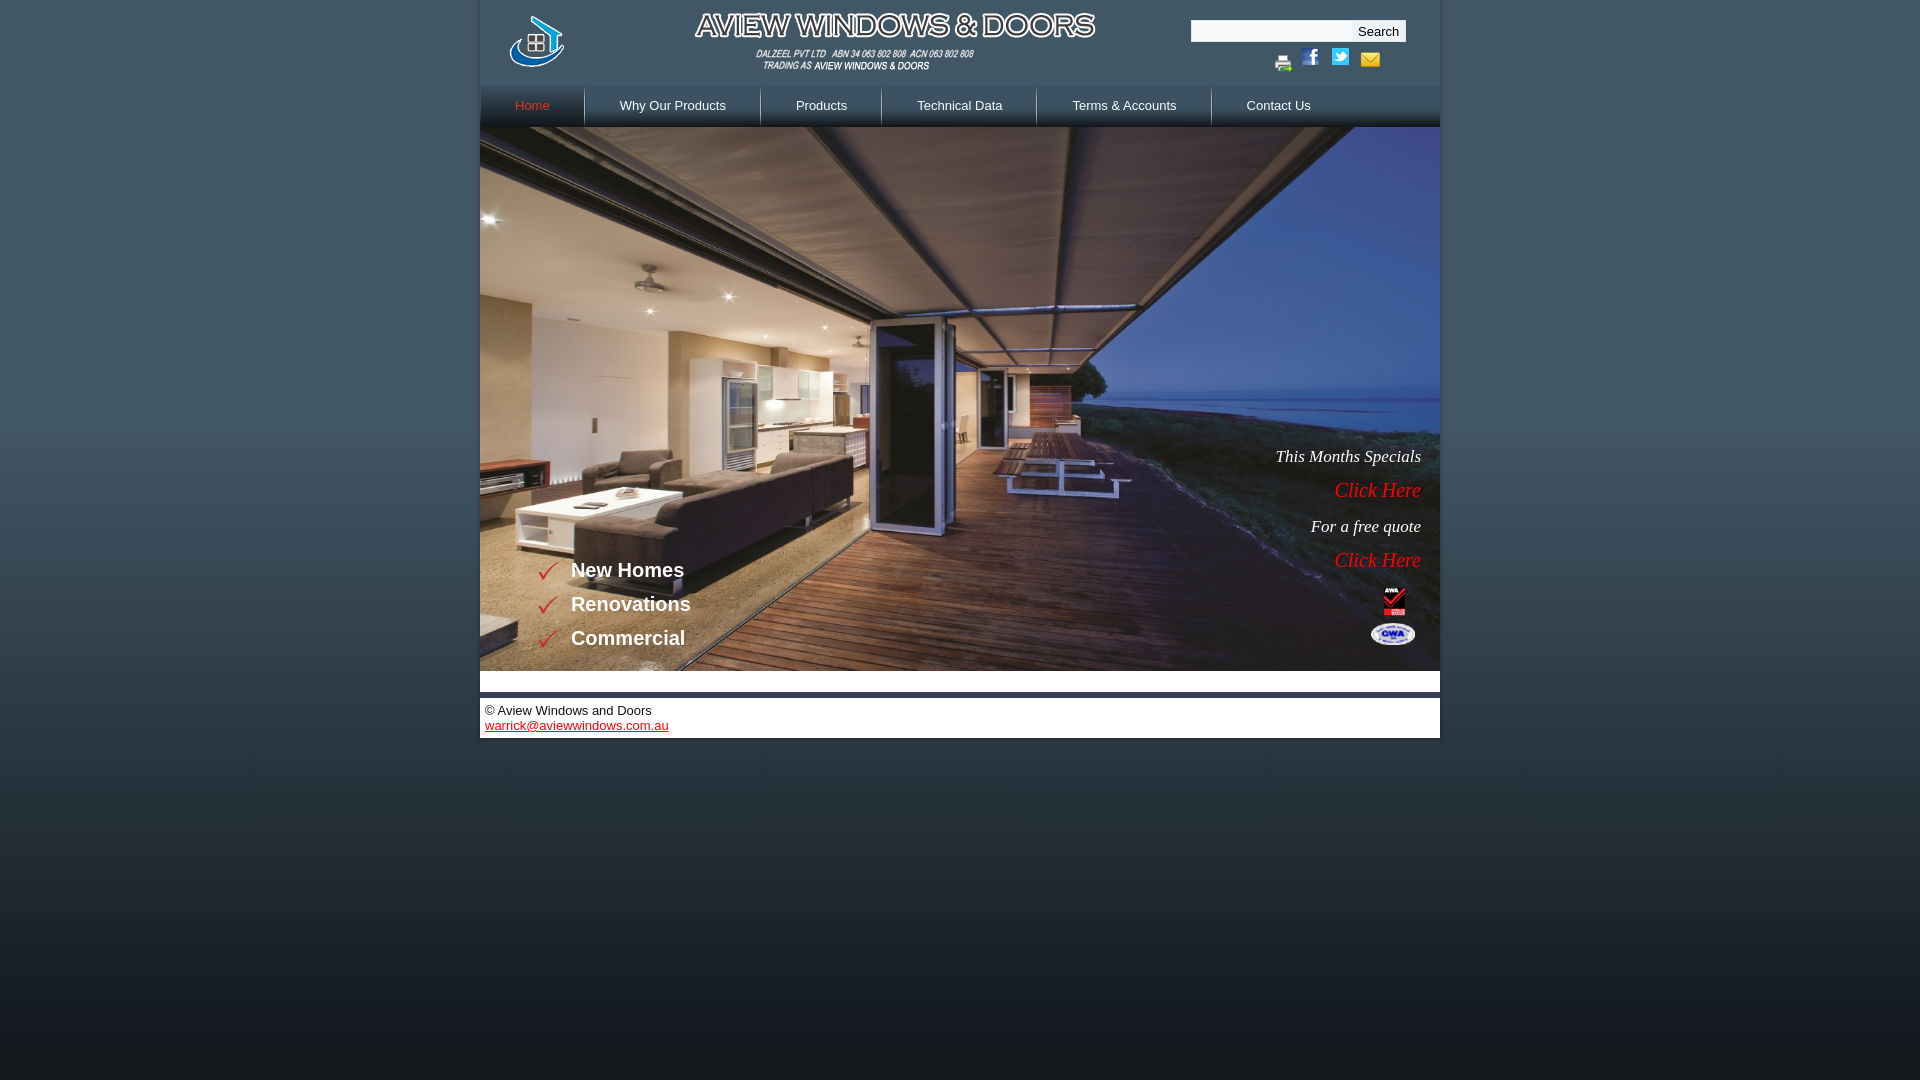 The height and width of the screenshot is (1080, 1920). I want to click on 'Search', so click(1377, 30).